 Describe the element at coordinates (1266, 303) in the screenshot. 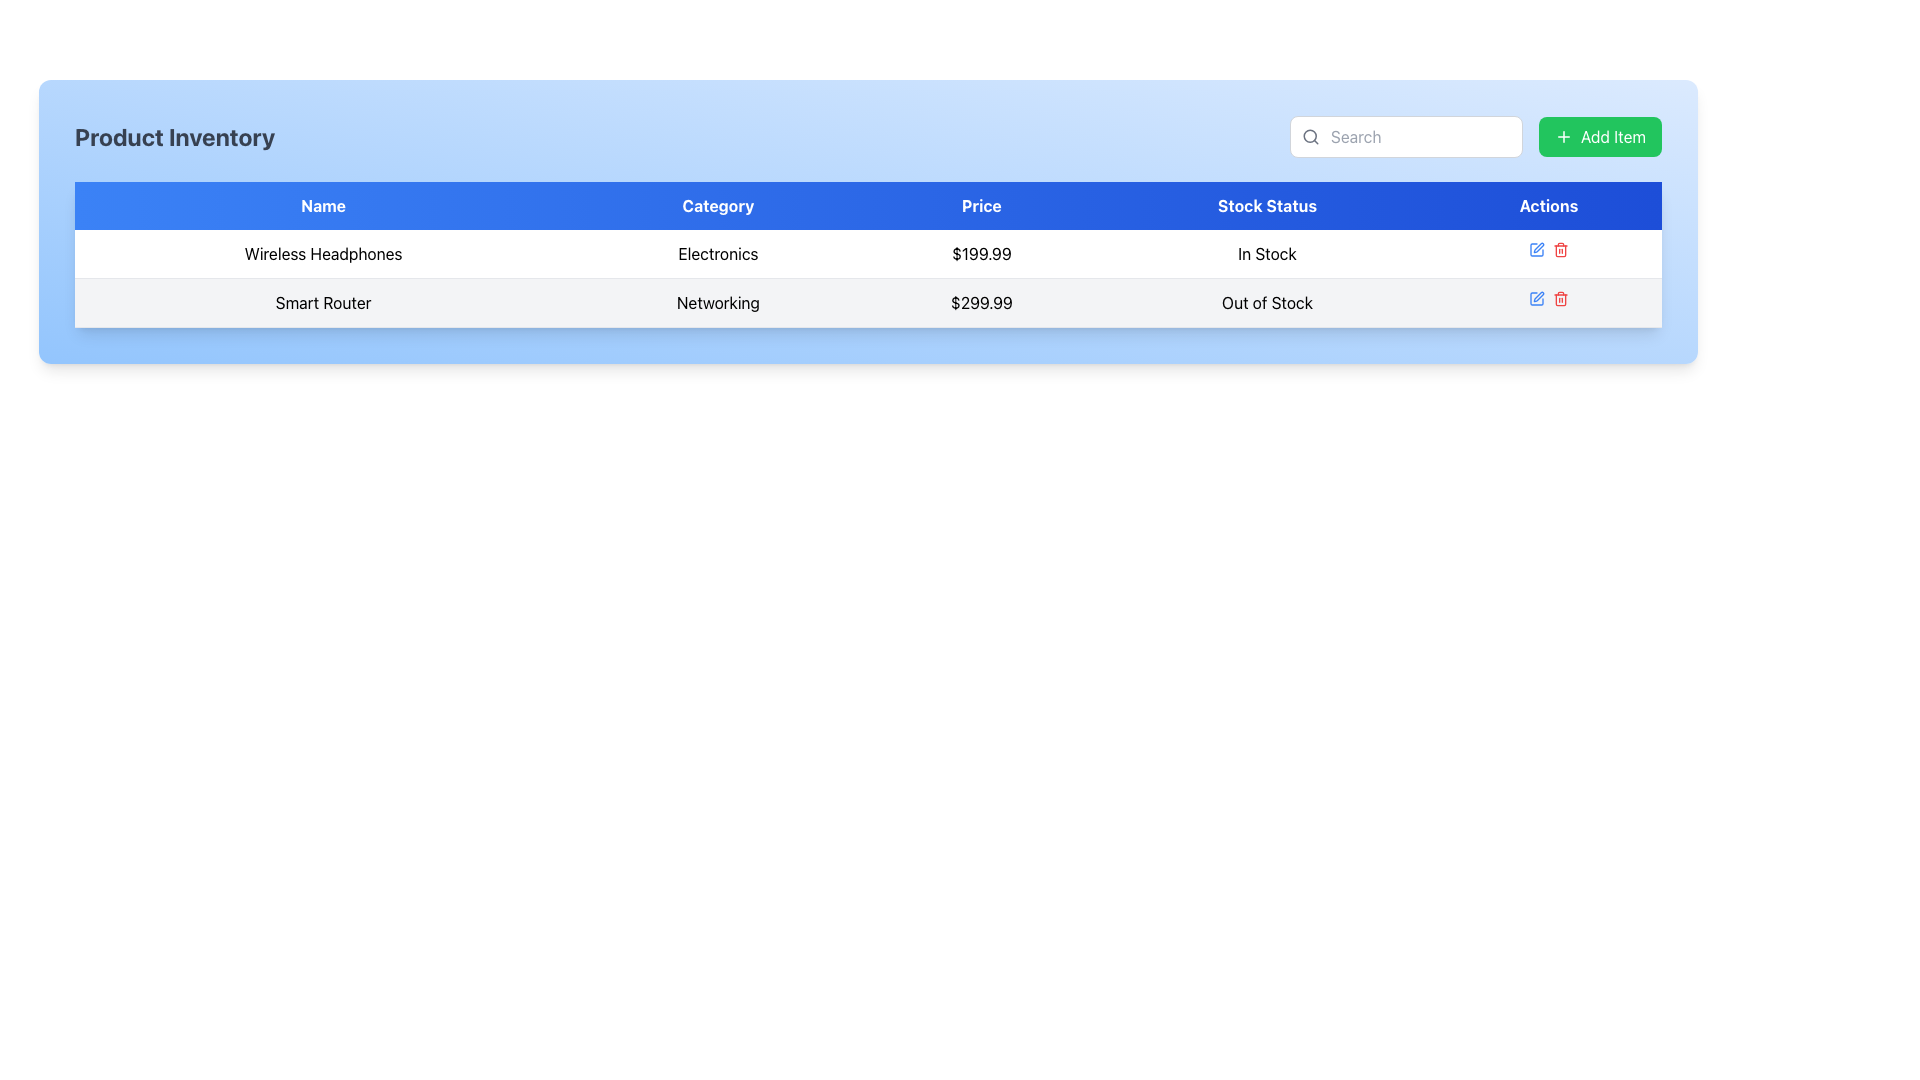

I see `the Text Label that indicates the stock availability status for the 'Smart Router' product in the Stock Status column` at that location.